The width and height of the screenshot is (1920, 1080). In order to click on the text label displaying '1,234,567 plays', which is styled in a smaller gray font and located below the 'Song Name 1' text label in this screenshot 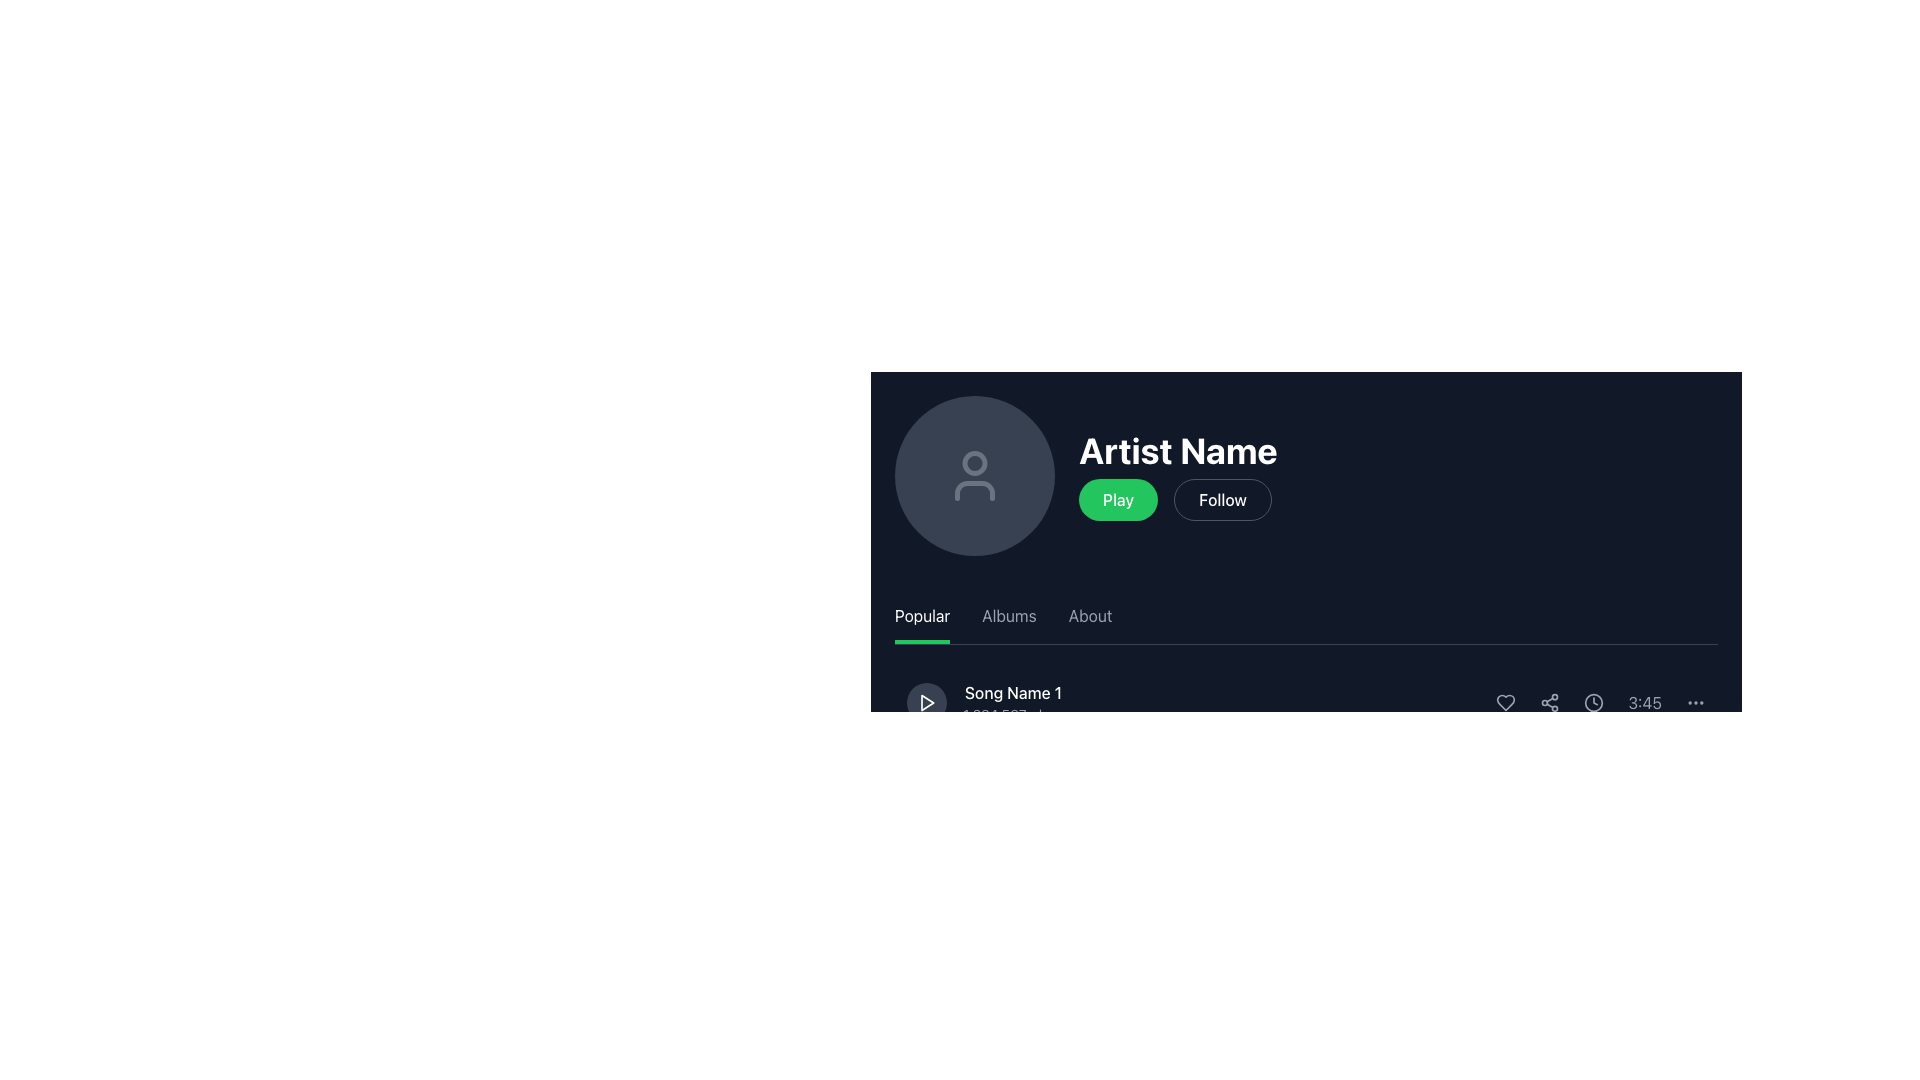, I will do `click(1013, 713)`.